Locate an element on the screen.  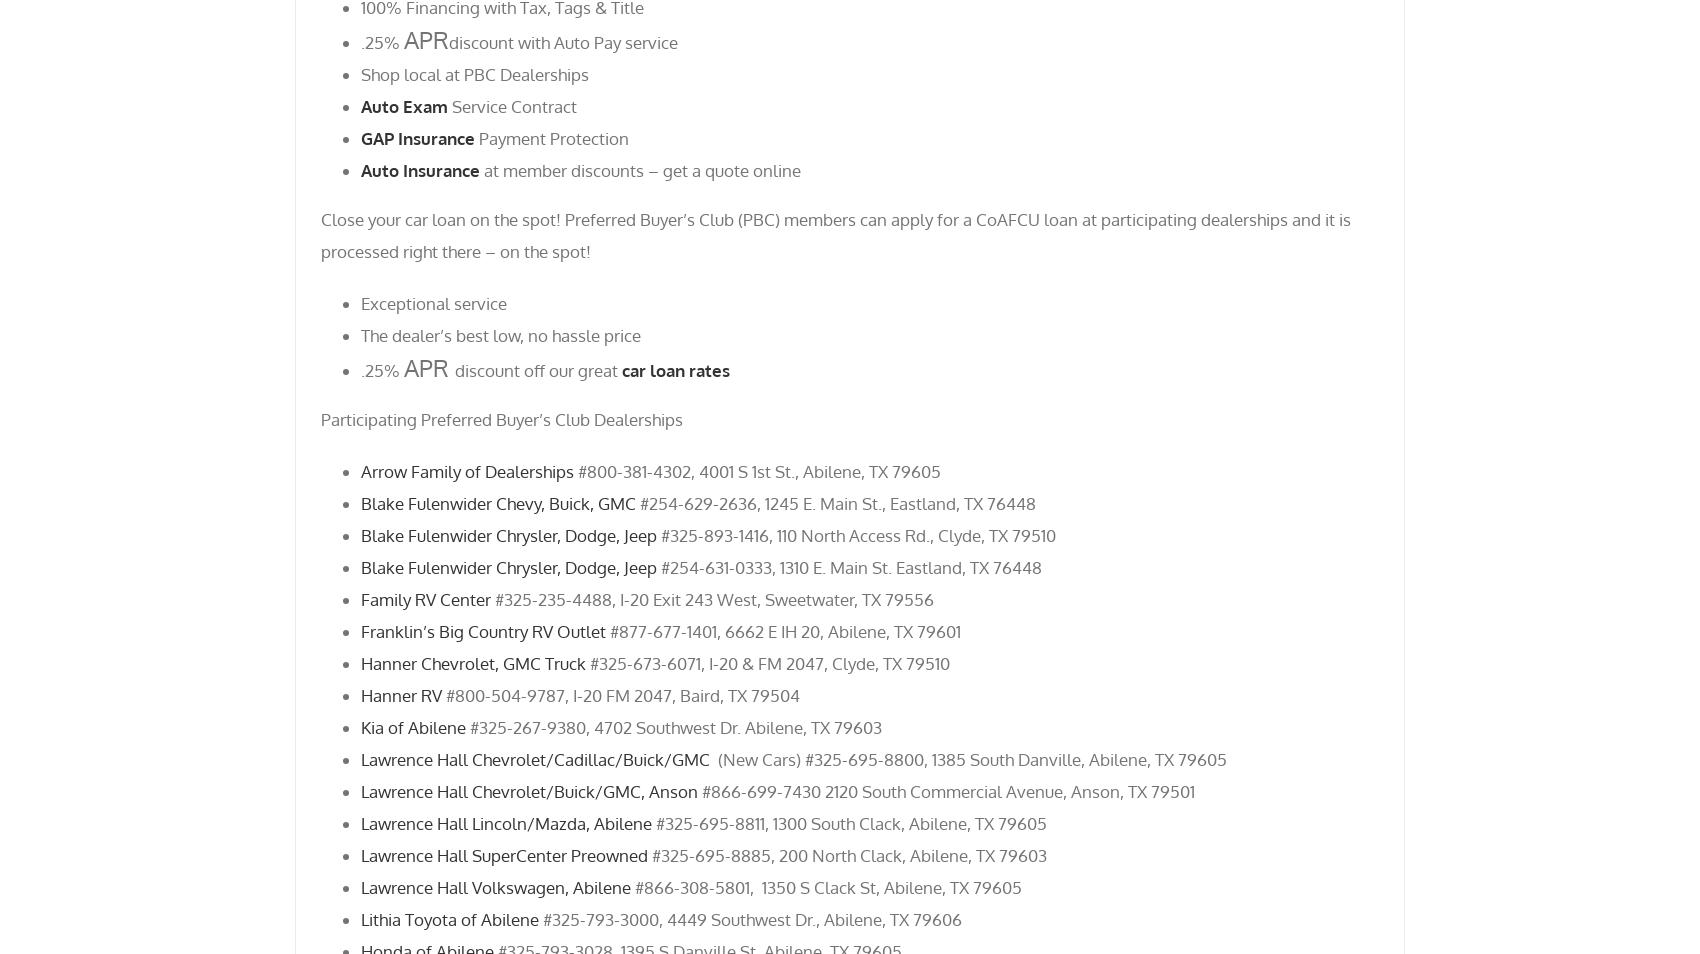
'#866-699-7430 2120 South Commercial Avenue, Anson, TX 79501' is located at coordinates (946, 790).